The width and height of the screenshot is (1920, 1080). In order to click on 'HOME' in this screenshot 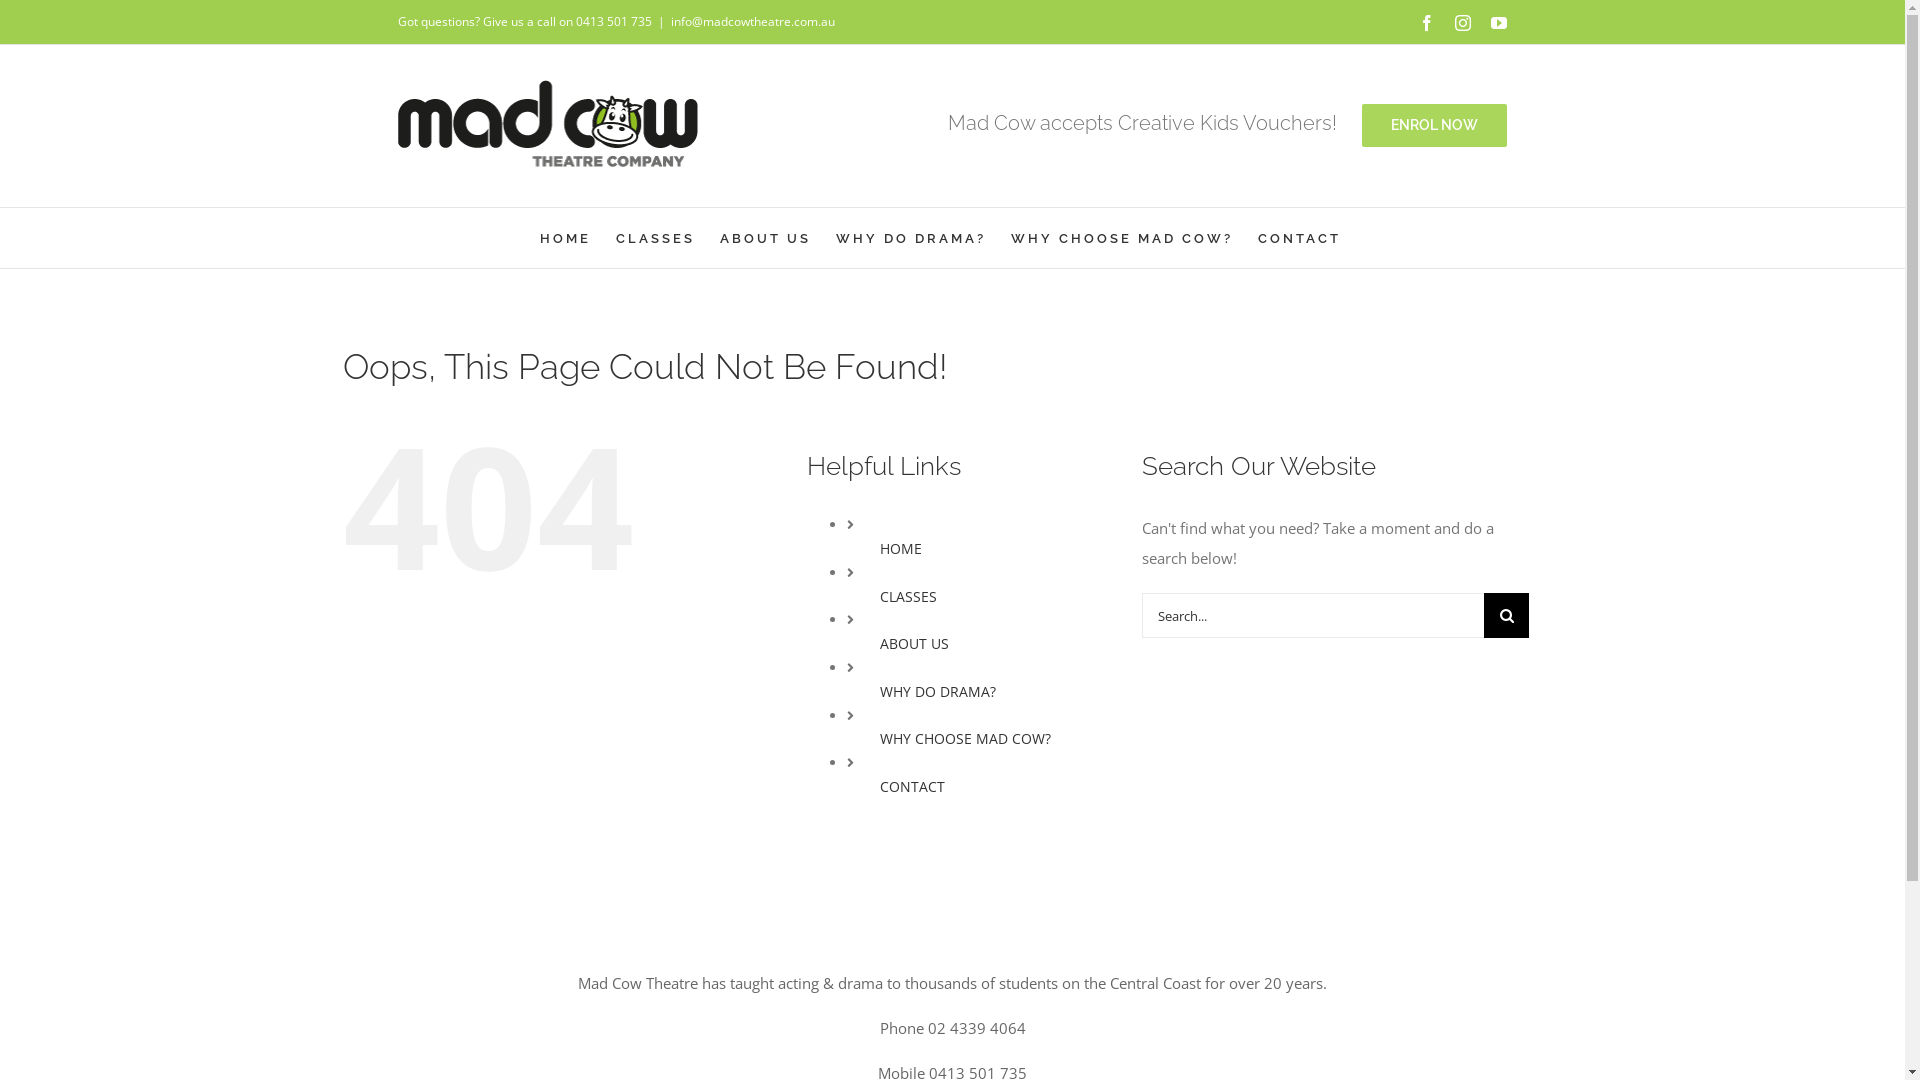, I will do `click(564, 237)`.